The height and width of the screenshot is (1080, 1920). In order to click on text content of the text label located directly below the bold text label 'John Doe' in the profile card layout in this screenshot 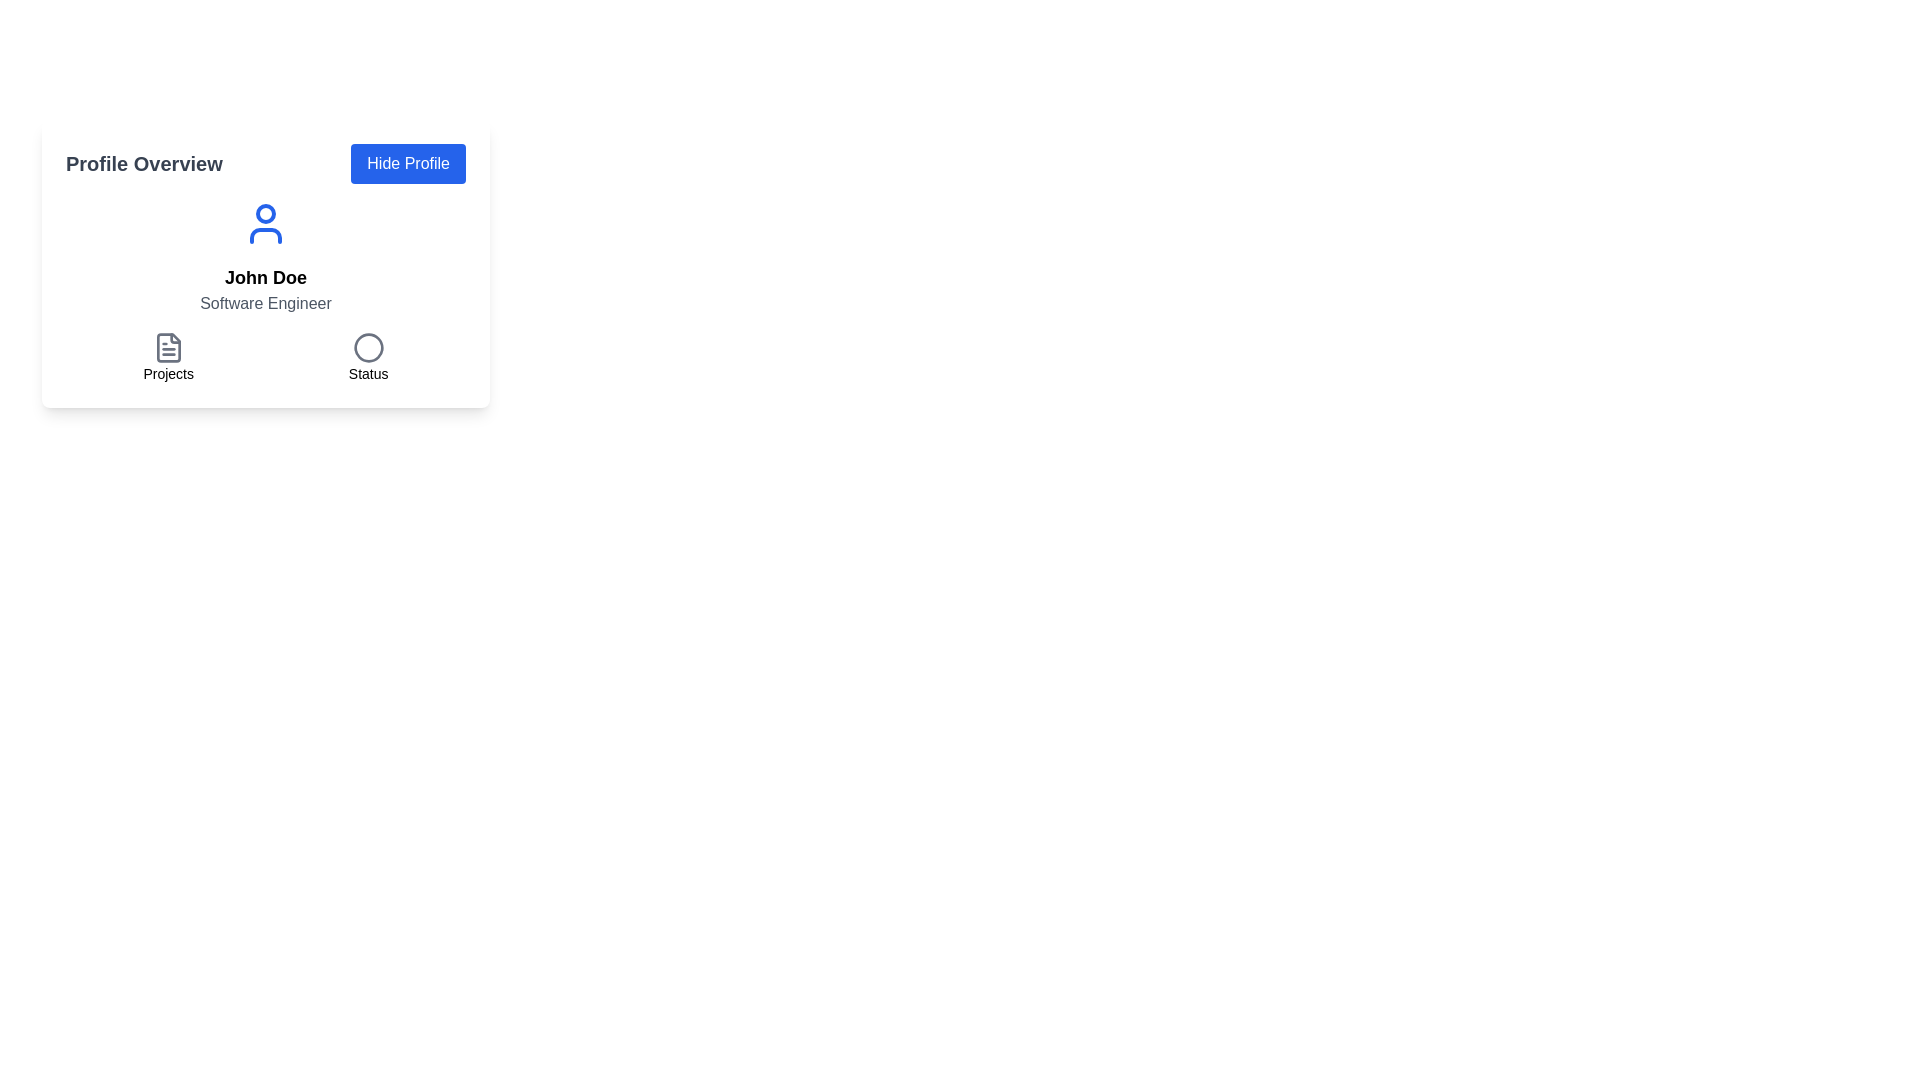, I will do `click(264, 304)`.